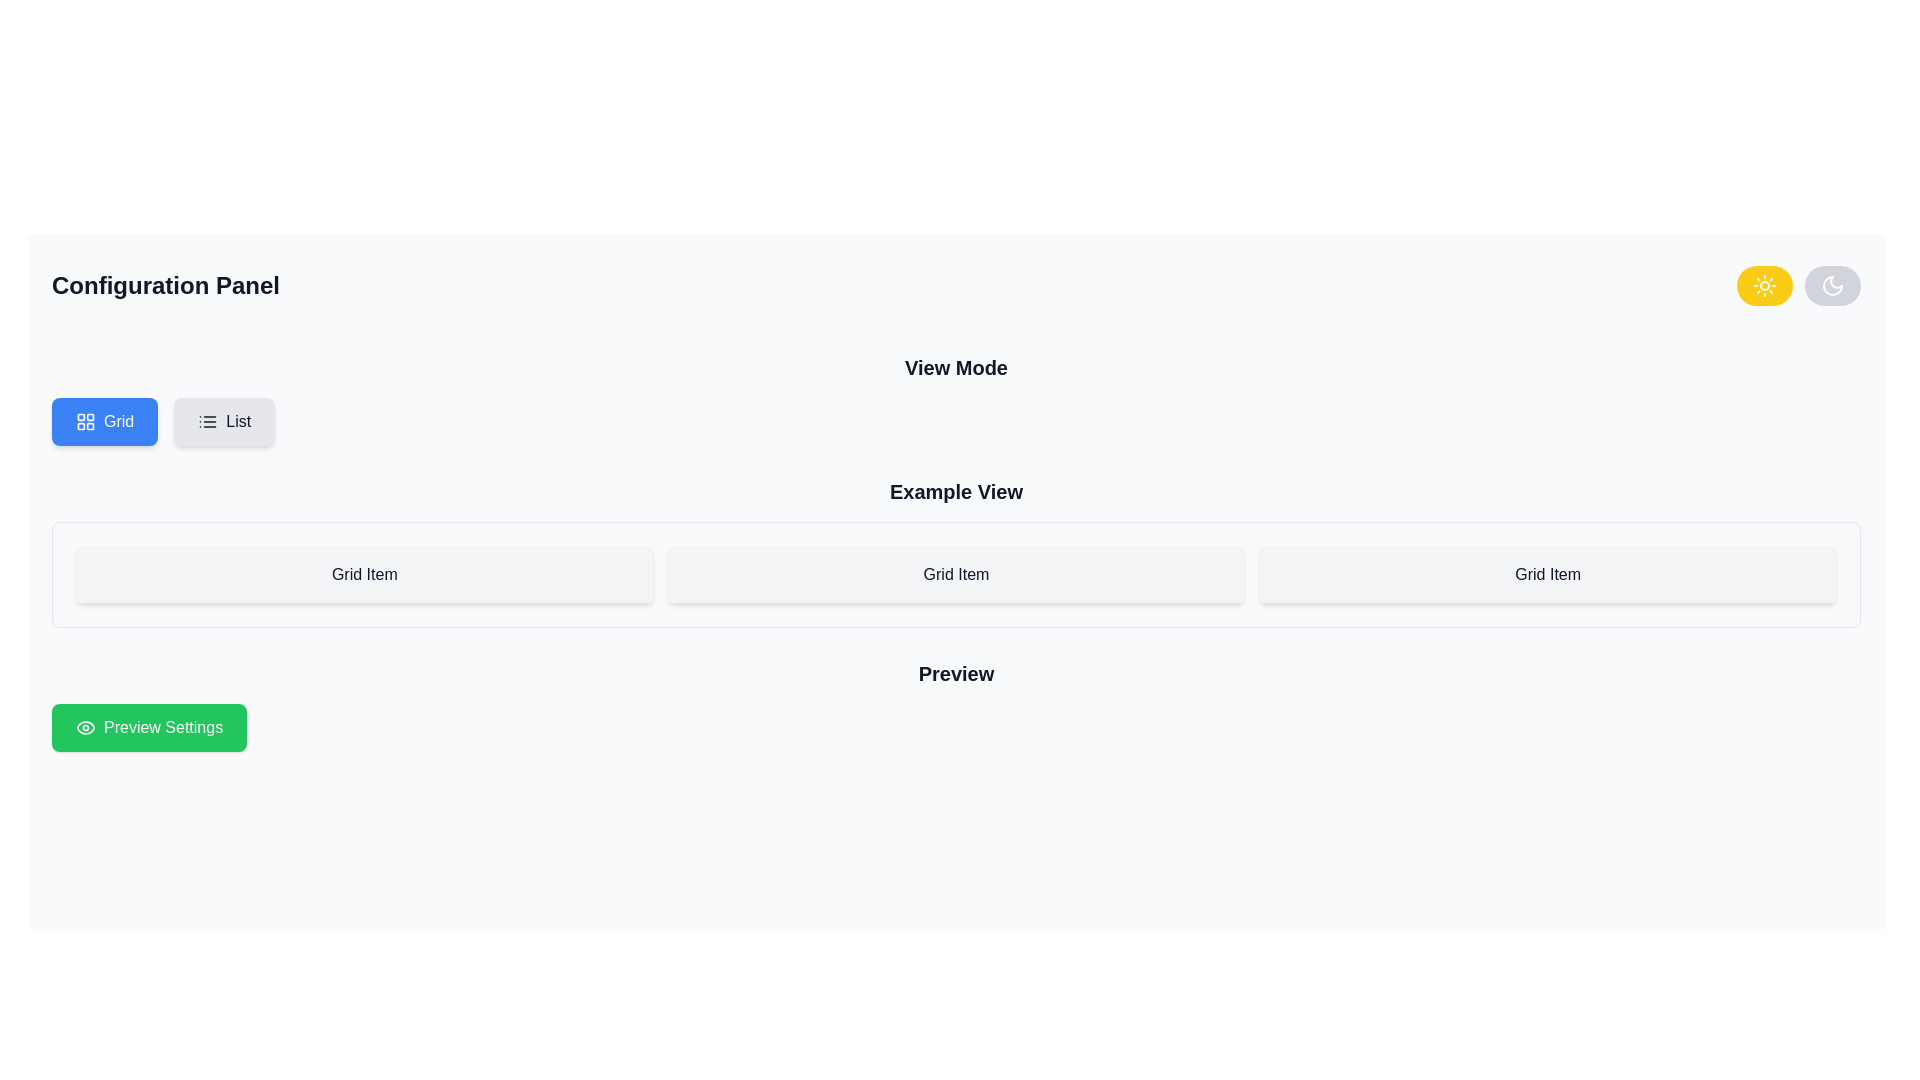  Describe the element at coordinates (104, 420) in the screenshot. I see `the blue 'Grid' button with rounded corners and white text` at that location.